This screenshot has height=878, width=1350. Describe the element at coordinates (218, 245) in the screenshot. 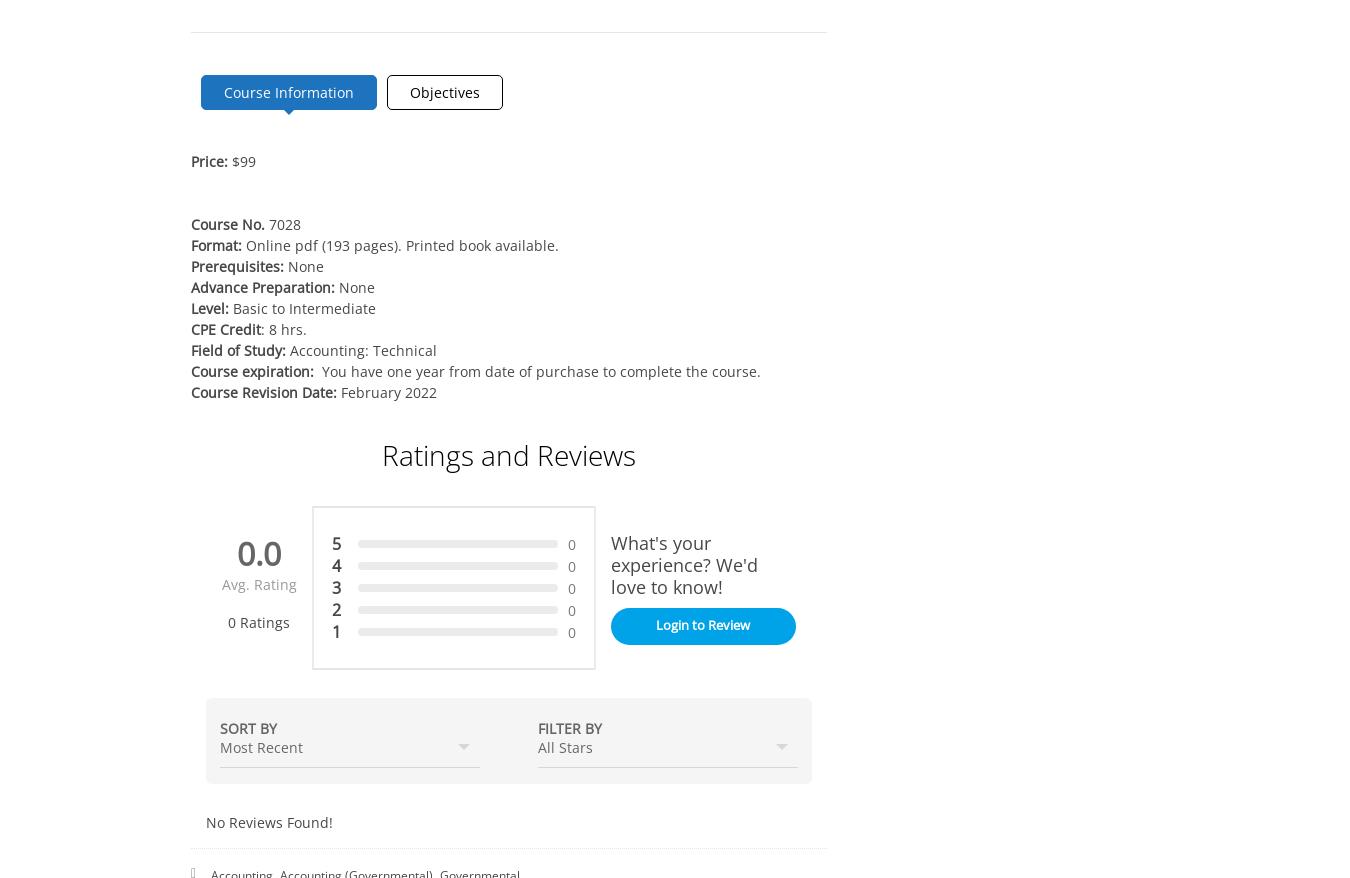

I see `'Format:'` at that location.